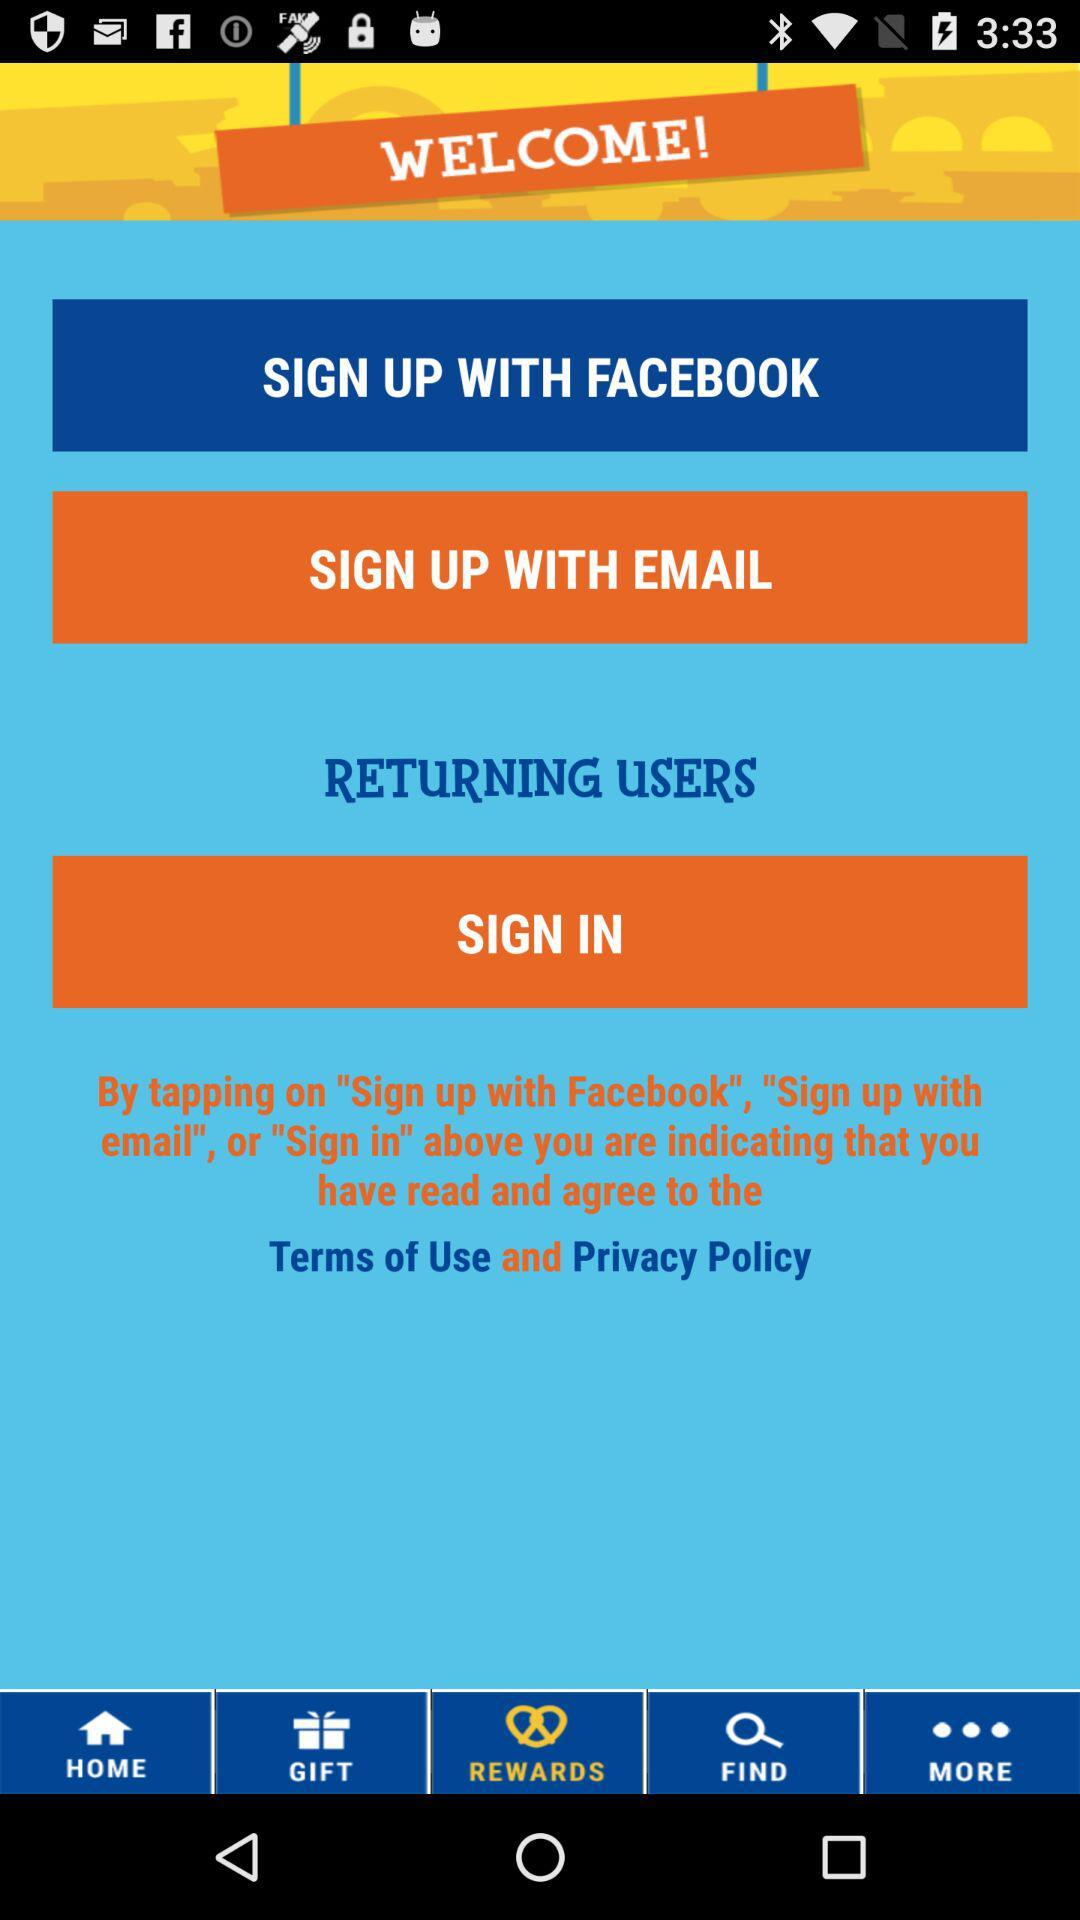 Image resolution: width=1080 pixels, height=1920 pixels. I want to click on item to the left of and, so click(384, 1261).